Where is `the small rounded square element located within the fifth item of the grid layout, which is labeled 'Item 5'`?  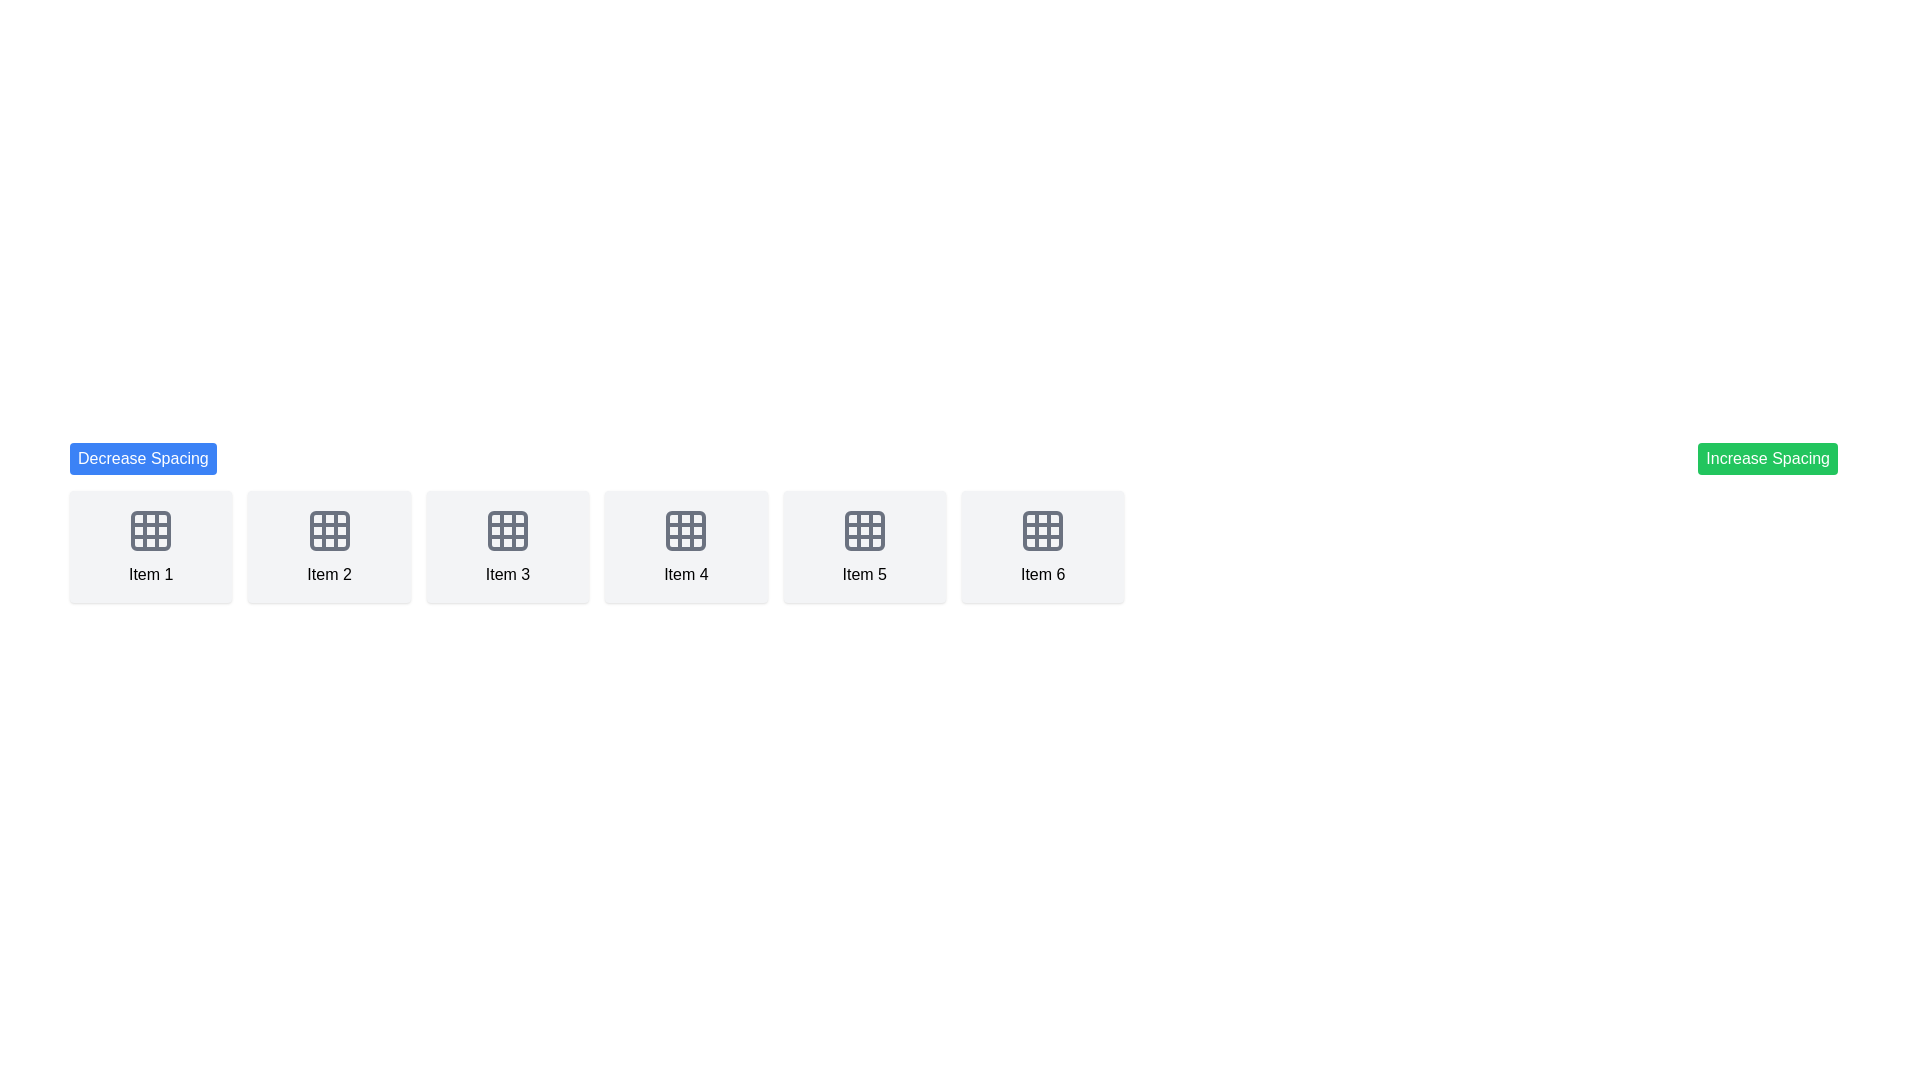 the small rounded square element located within the fifth item of the grid layout, which is labeled 'Item 5' is located at coordinates (864, 530).